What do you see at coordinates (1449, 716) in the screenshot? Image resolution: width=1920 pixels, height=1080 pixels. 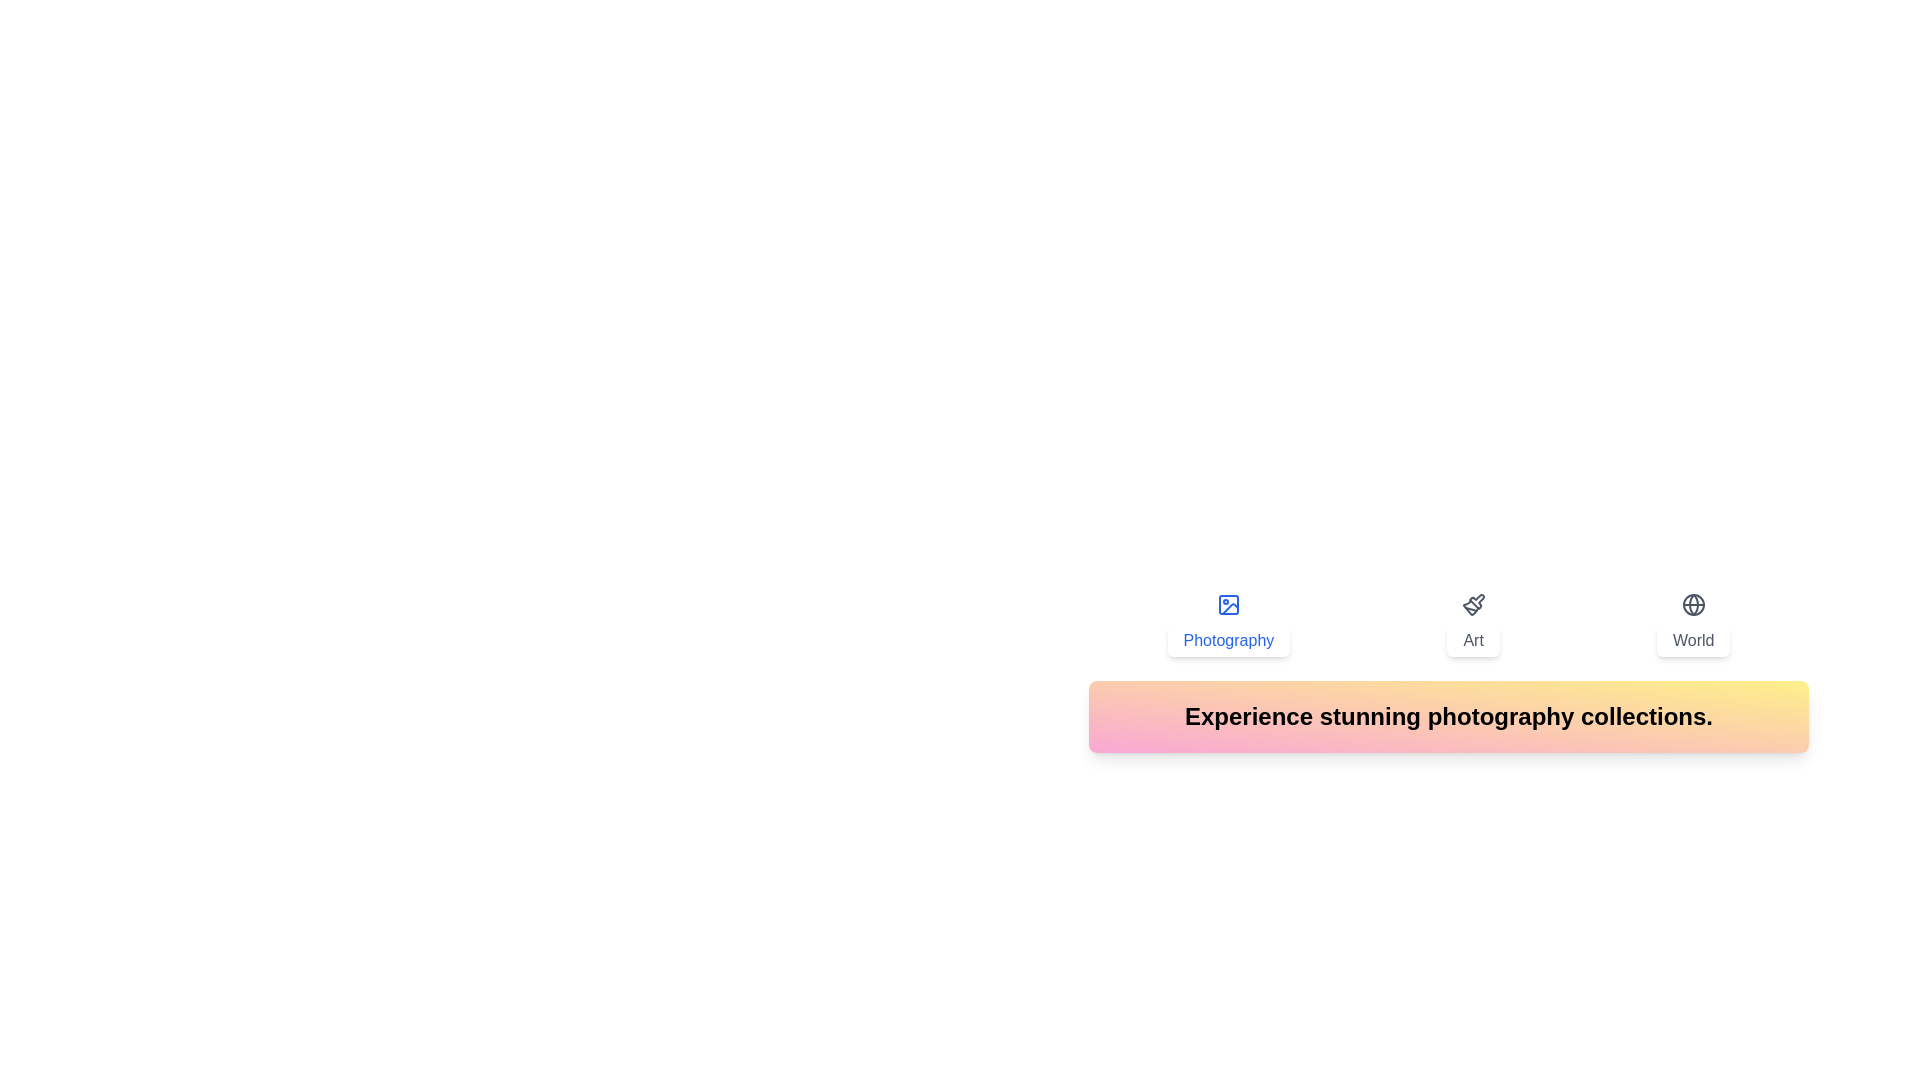 I see `the active tab's content area` at bounding box center [1449, 716].